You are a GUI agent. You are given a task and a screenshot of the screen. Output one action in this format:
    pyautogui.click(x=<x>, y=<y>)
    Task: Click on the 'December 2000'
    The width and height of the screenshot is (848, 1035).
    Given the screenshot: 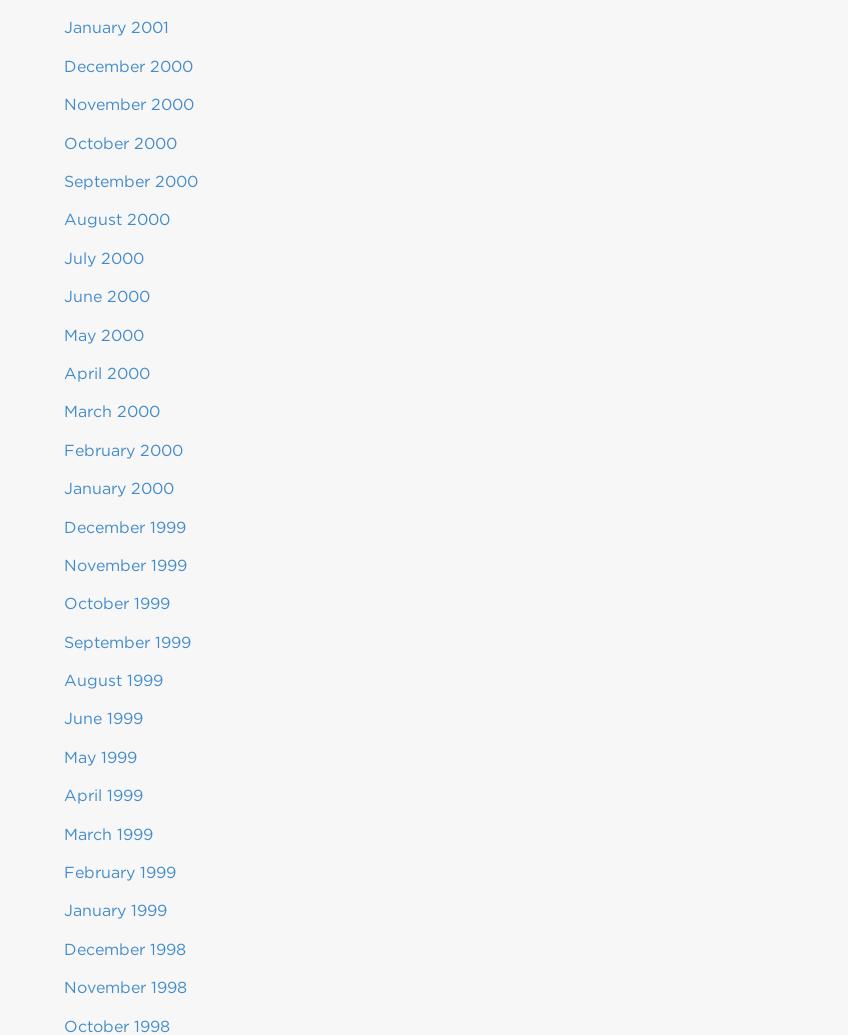 What is the action you would take?
    pyautogui.click(x=127, y=65)
    